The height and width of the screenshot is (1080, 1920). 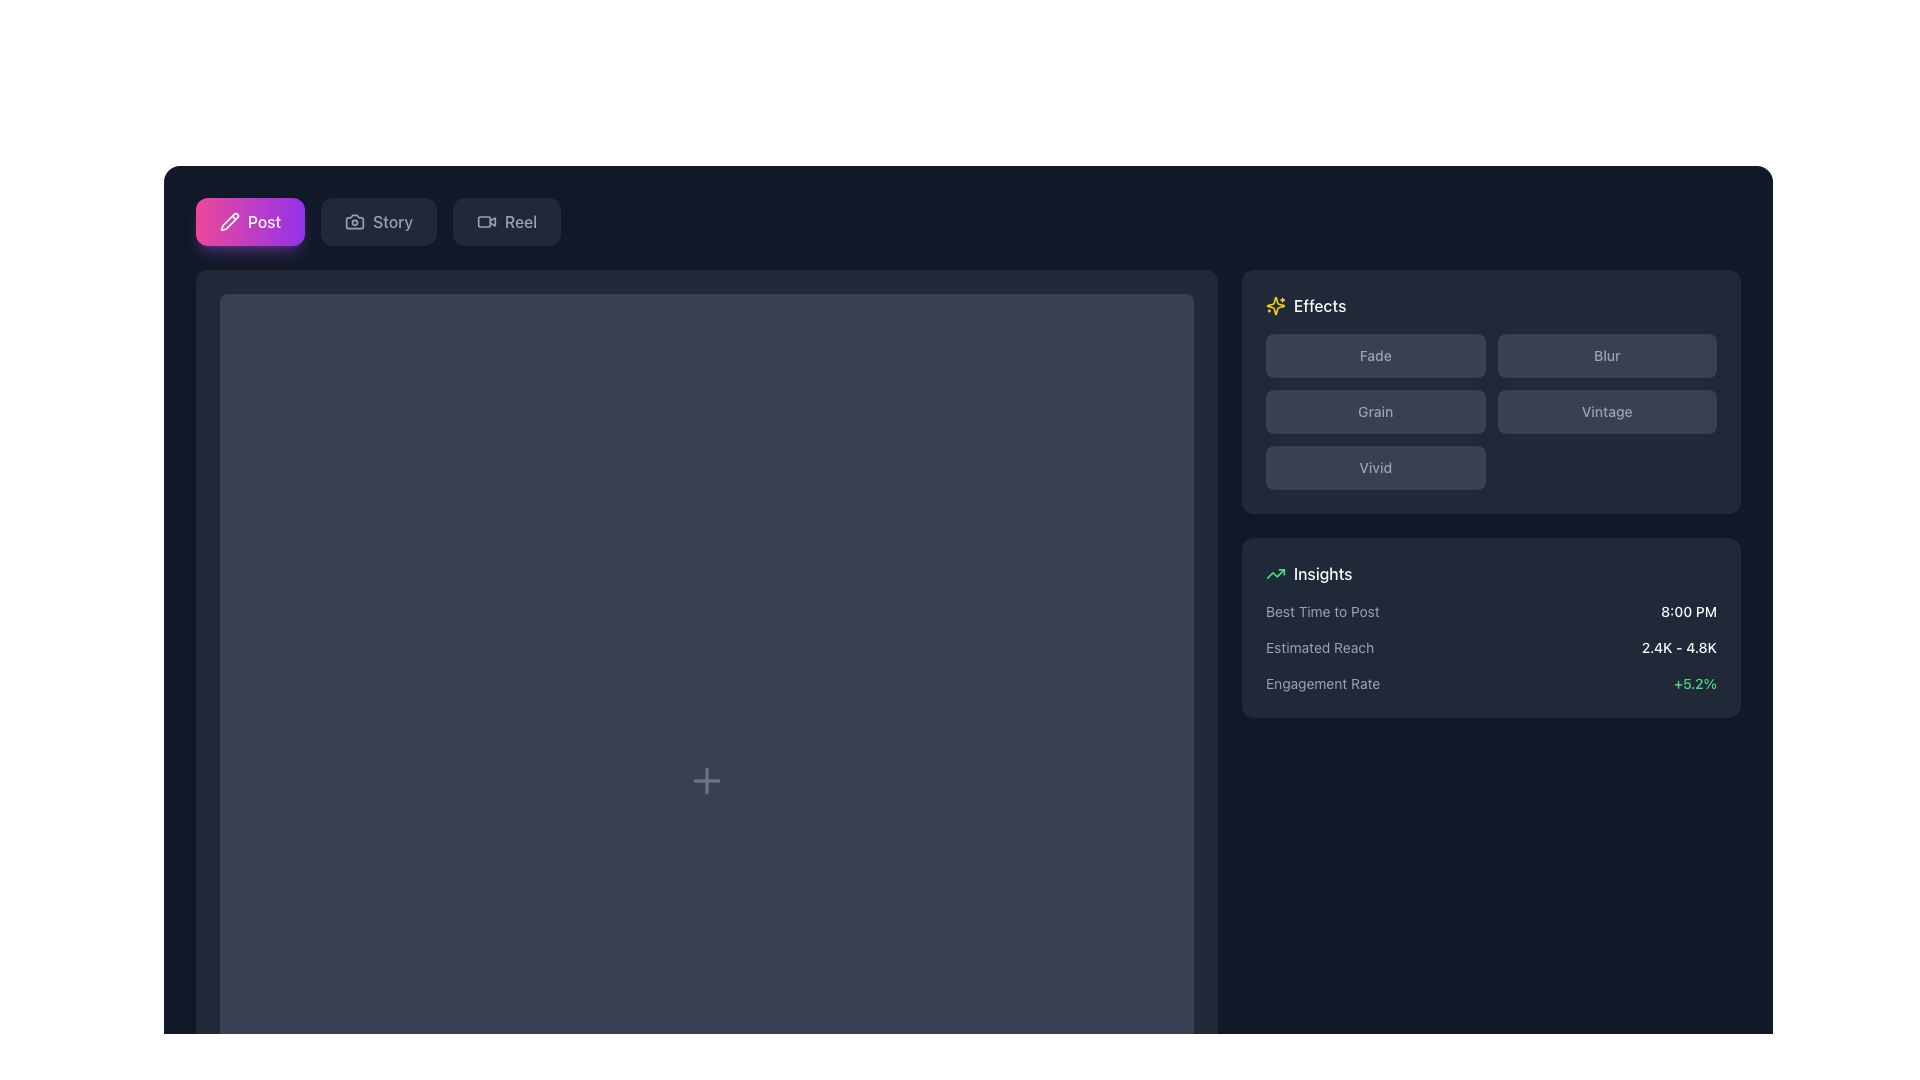 What do you see at coordinates (1275, 574) in the screenshot?
I see `the first icon in the 'Insights' section, located towards the bottom right corner of the interface` at bounding box center [1275, 574].